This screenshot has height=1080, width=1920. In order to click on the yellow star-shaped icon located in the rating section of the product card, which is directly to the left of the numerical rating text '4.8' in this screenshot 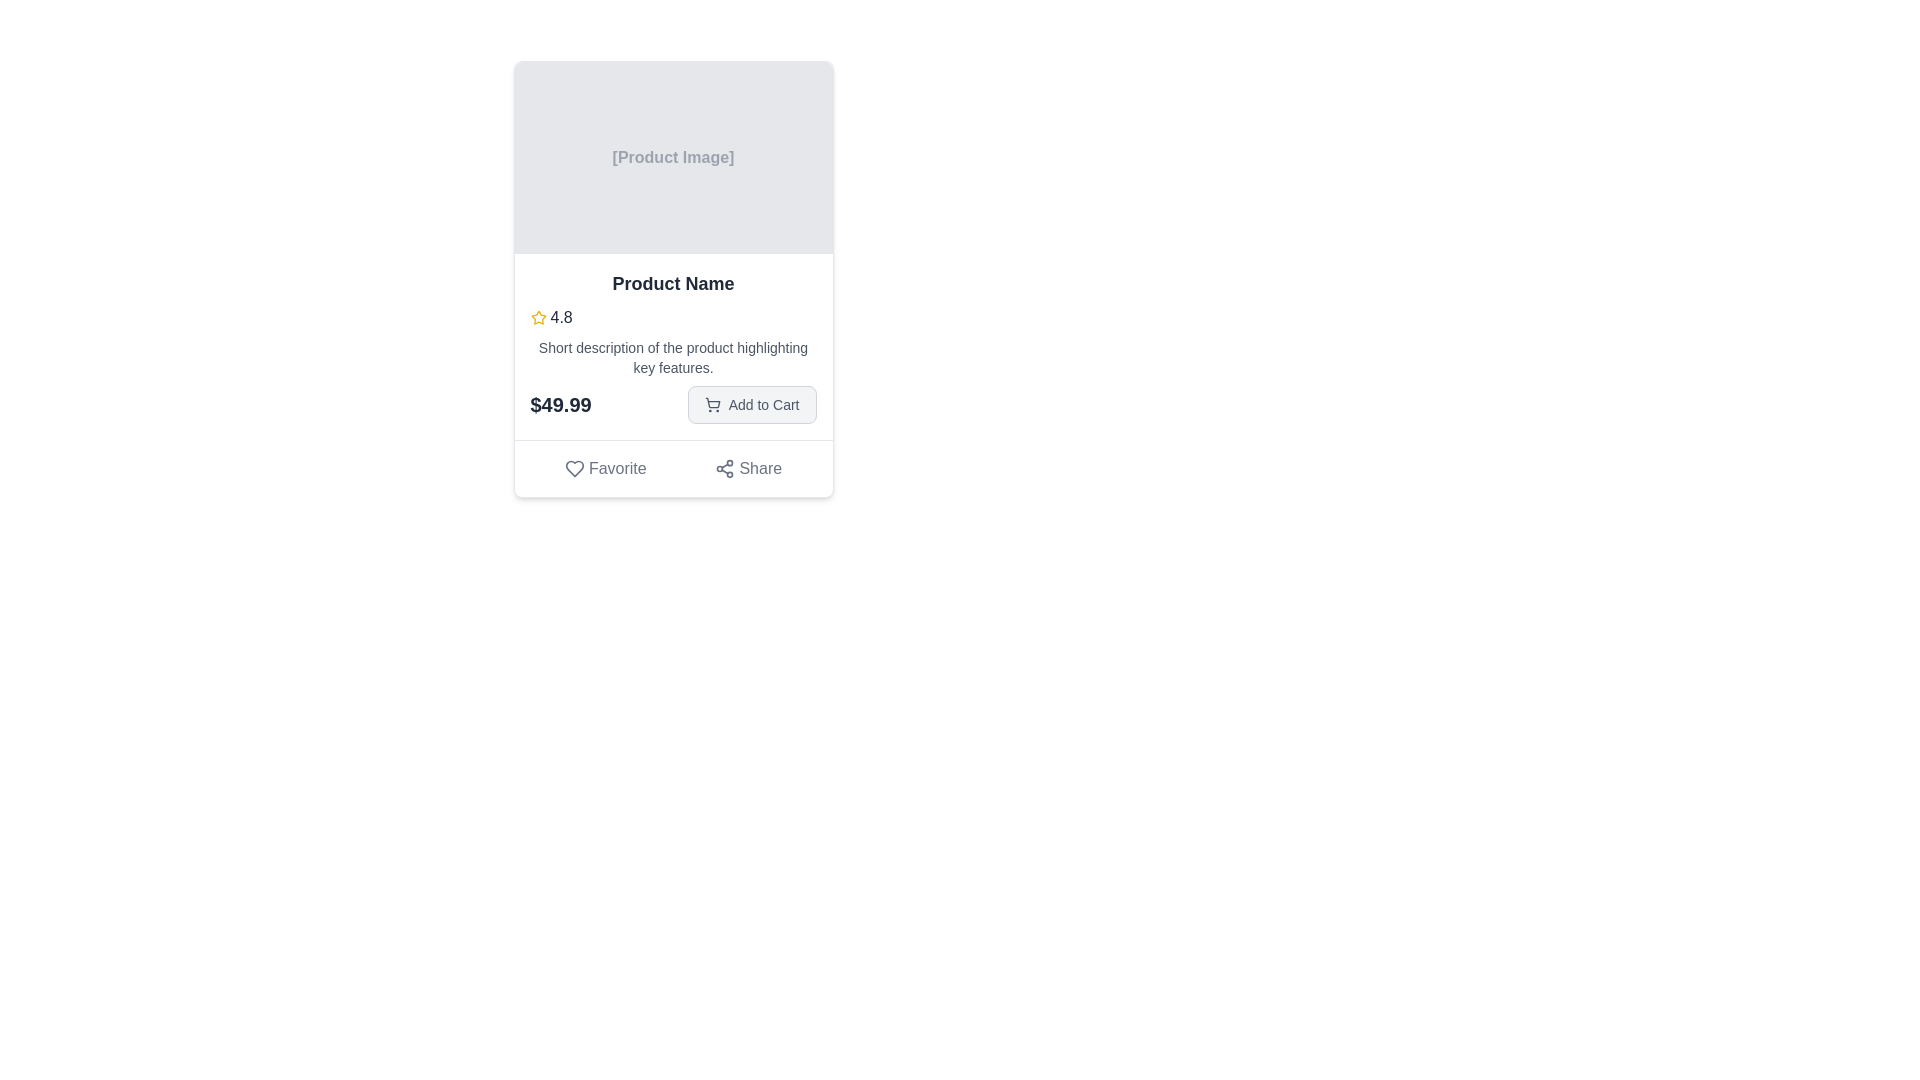, I will do `click(538, 316)`.